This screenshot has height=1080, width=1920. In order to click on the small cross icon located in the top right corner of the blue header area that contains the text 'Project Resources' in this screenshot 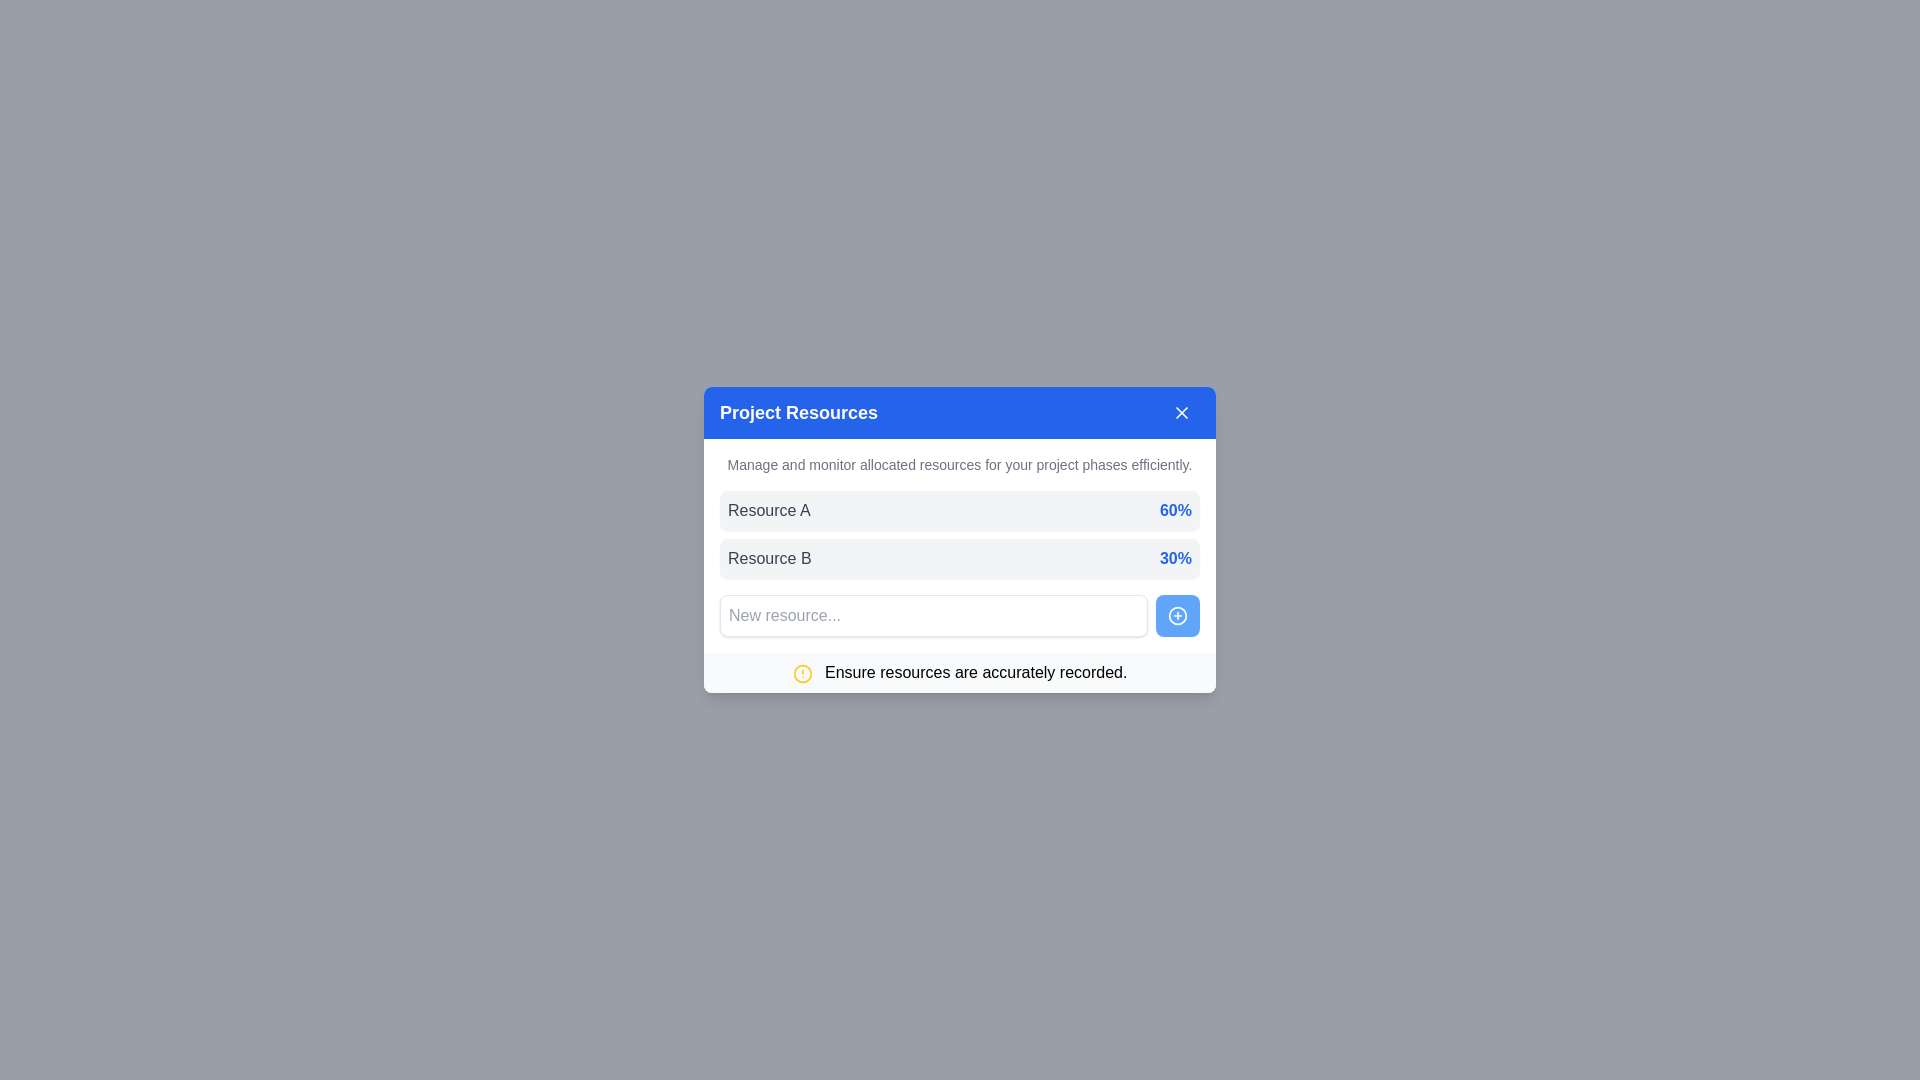, I will do `click(1181, 411)`.